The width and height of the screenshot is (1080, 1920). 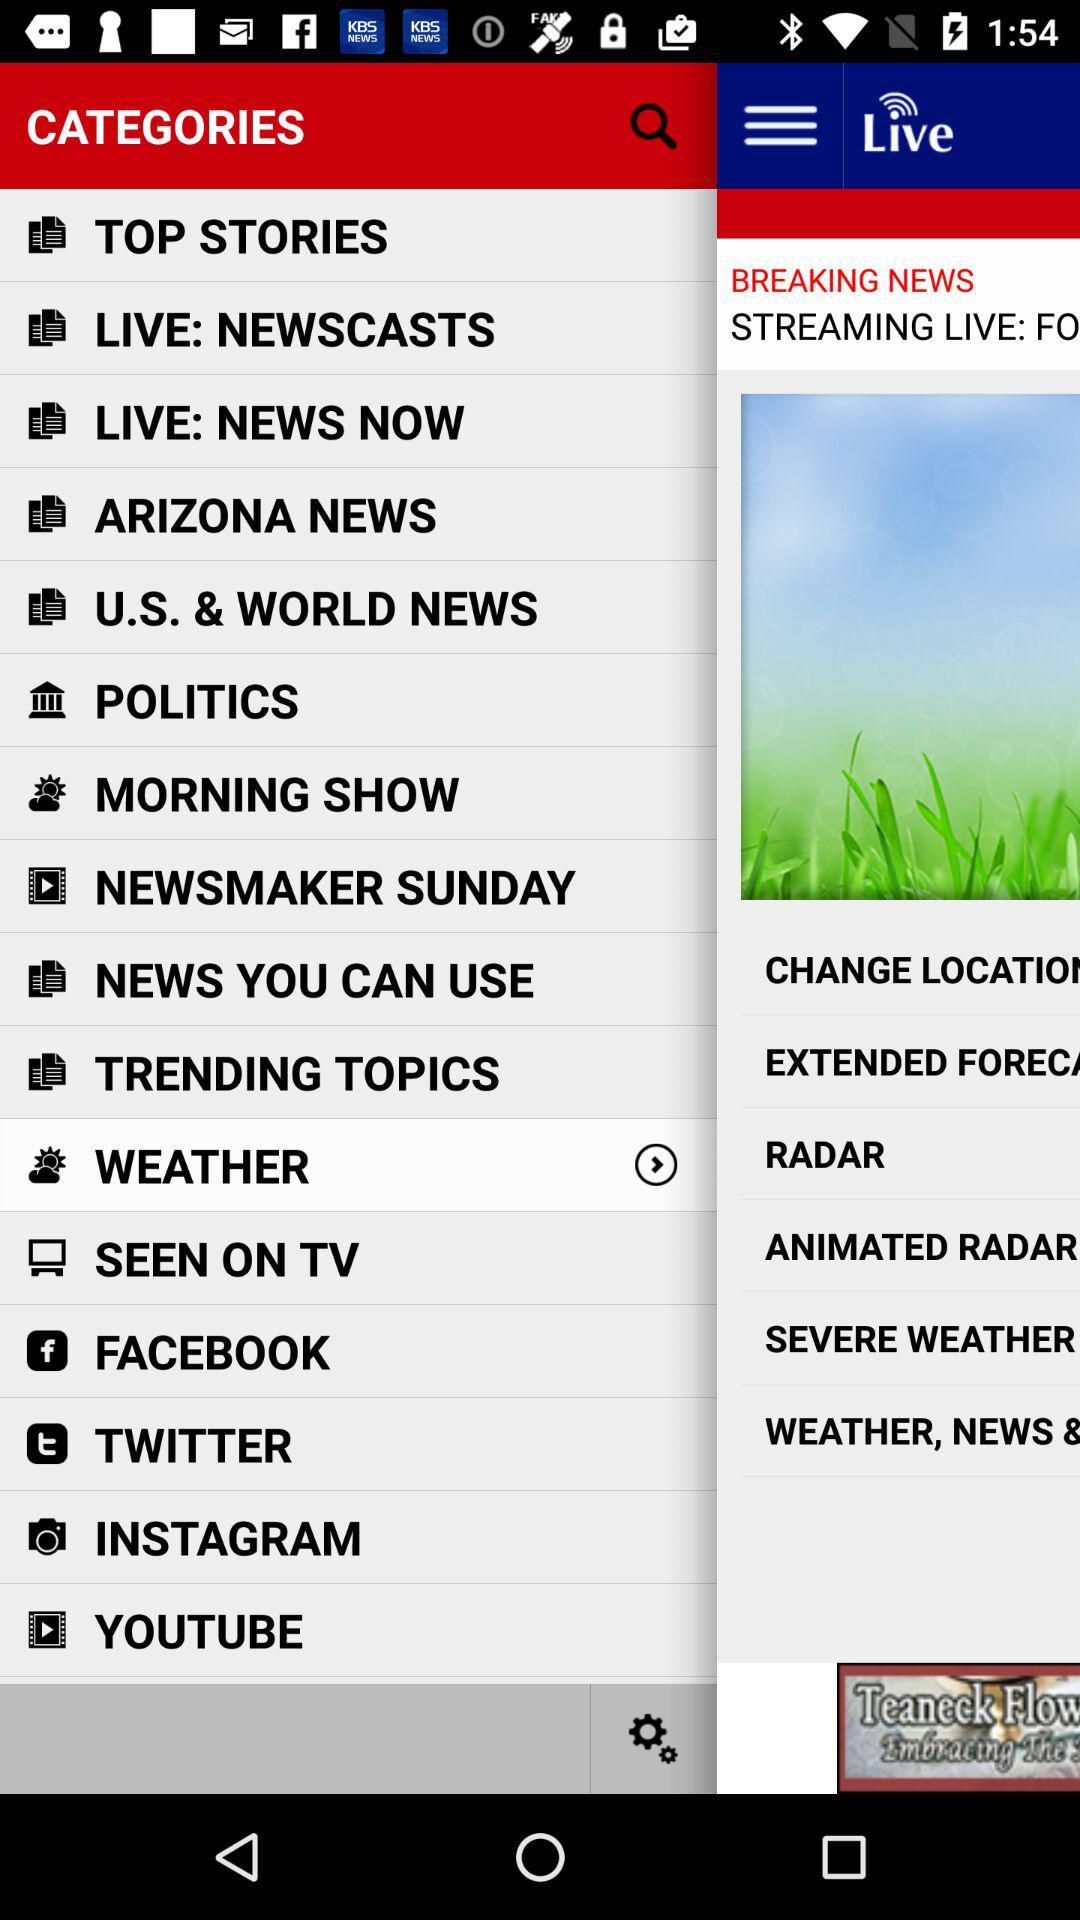 What do you see at coordinates (45, 1256) in the screenshot?
I see `the icon which is beside seen on tv` at bounding box center [45, 1256].